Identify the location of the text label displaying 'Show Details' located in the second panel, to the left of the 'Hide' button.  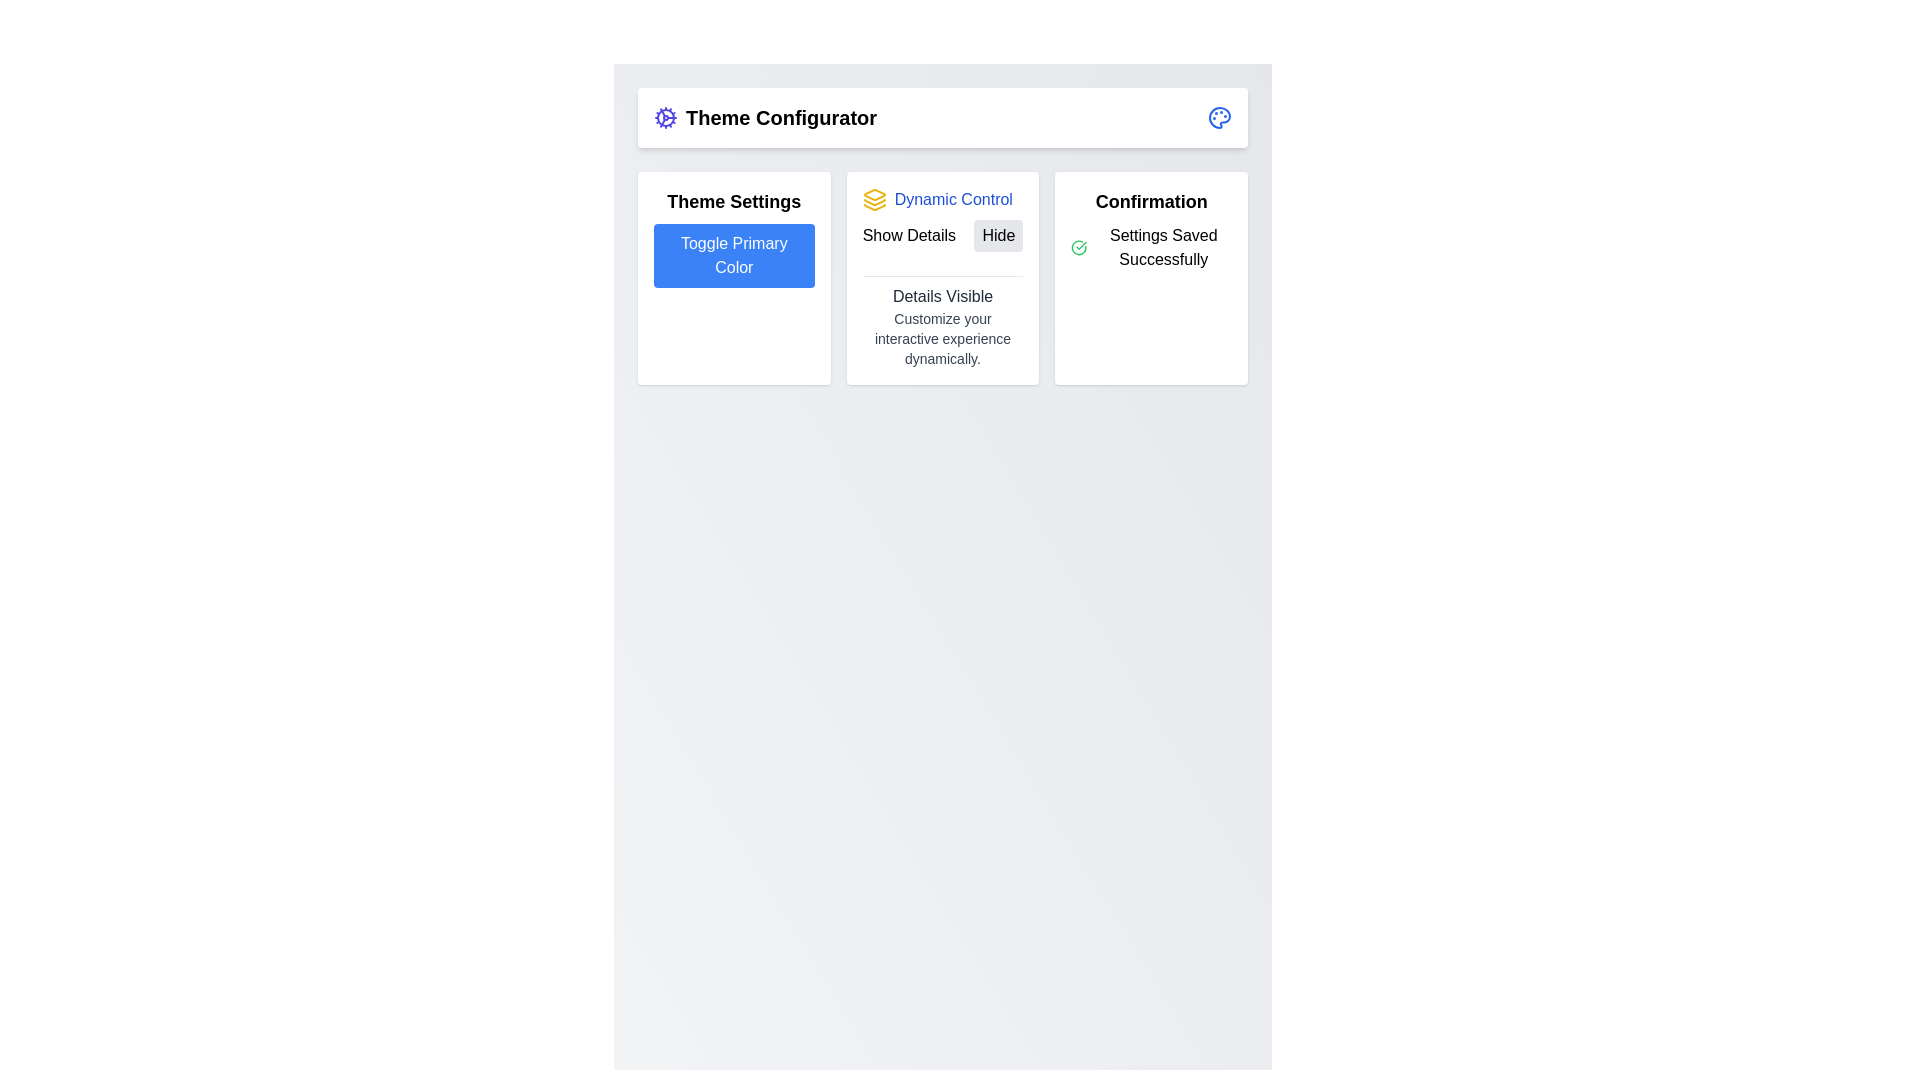
(908, 234).